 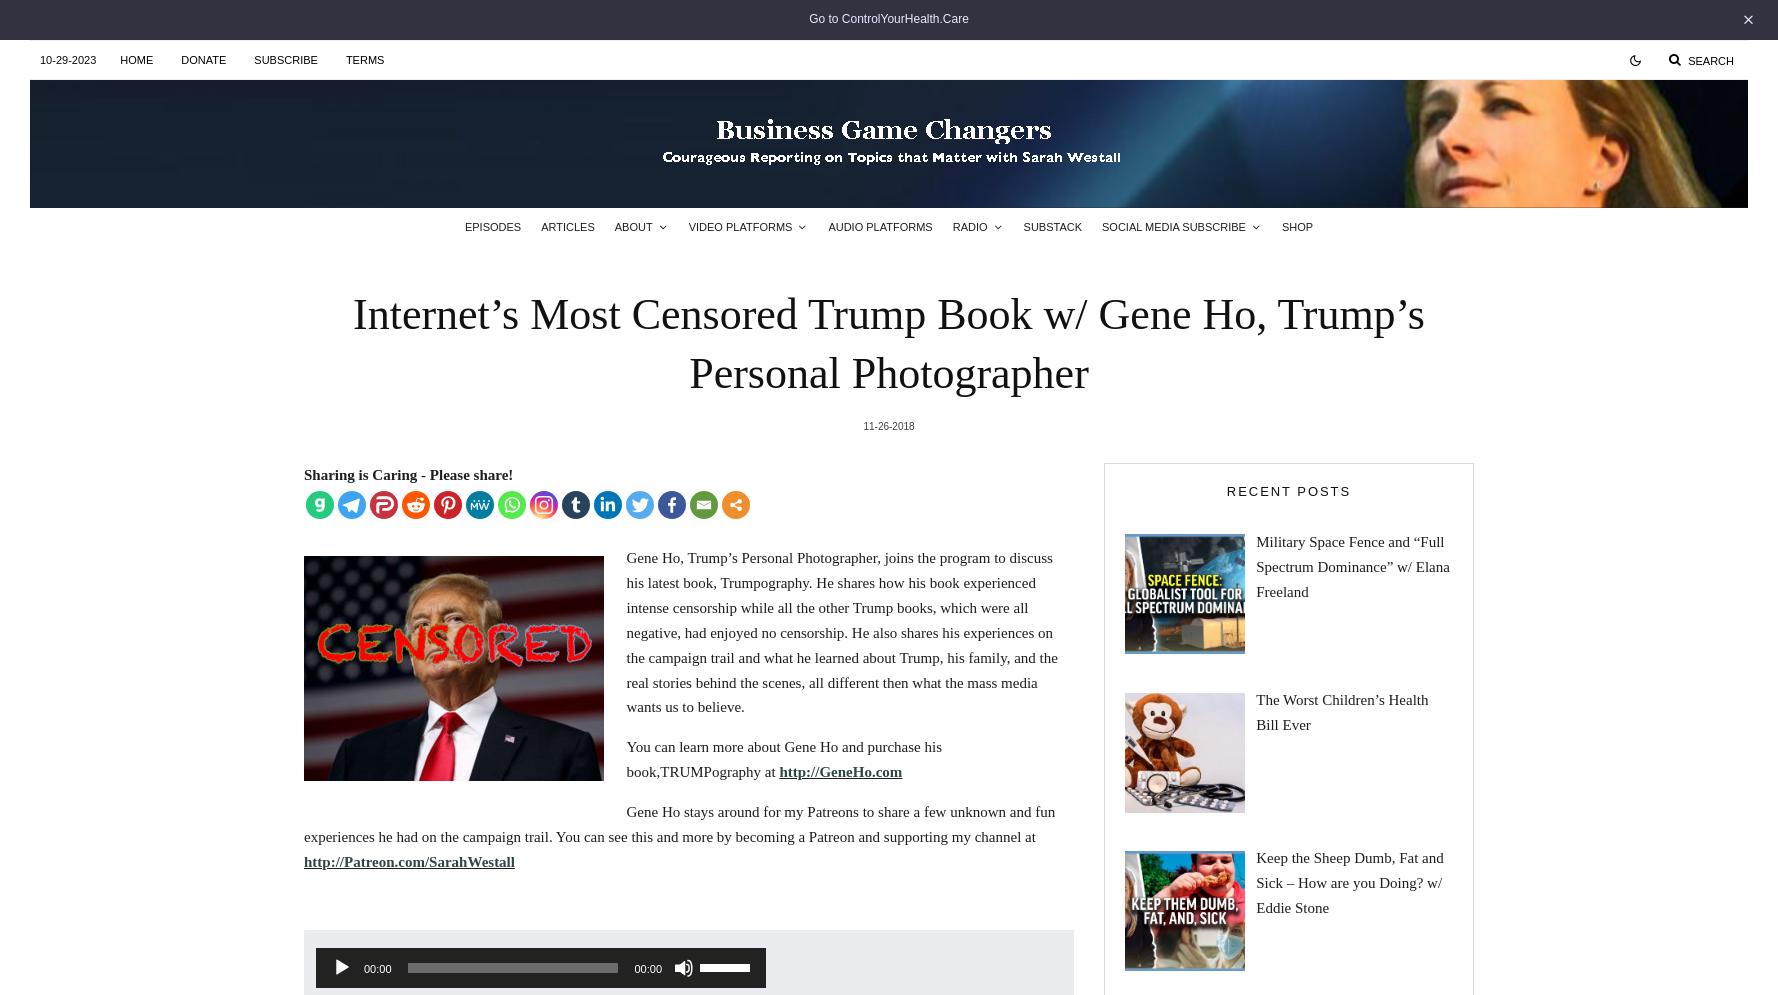 I want to click on 'http://Patreon.com/SarahWestall', so click(x=408, y=860).